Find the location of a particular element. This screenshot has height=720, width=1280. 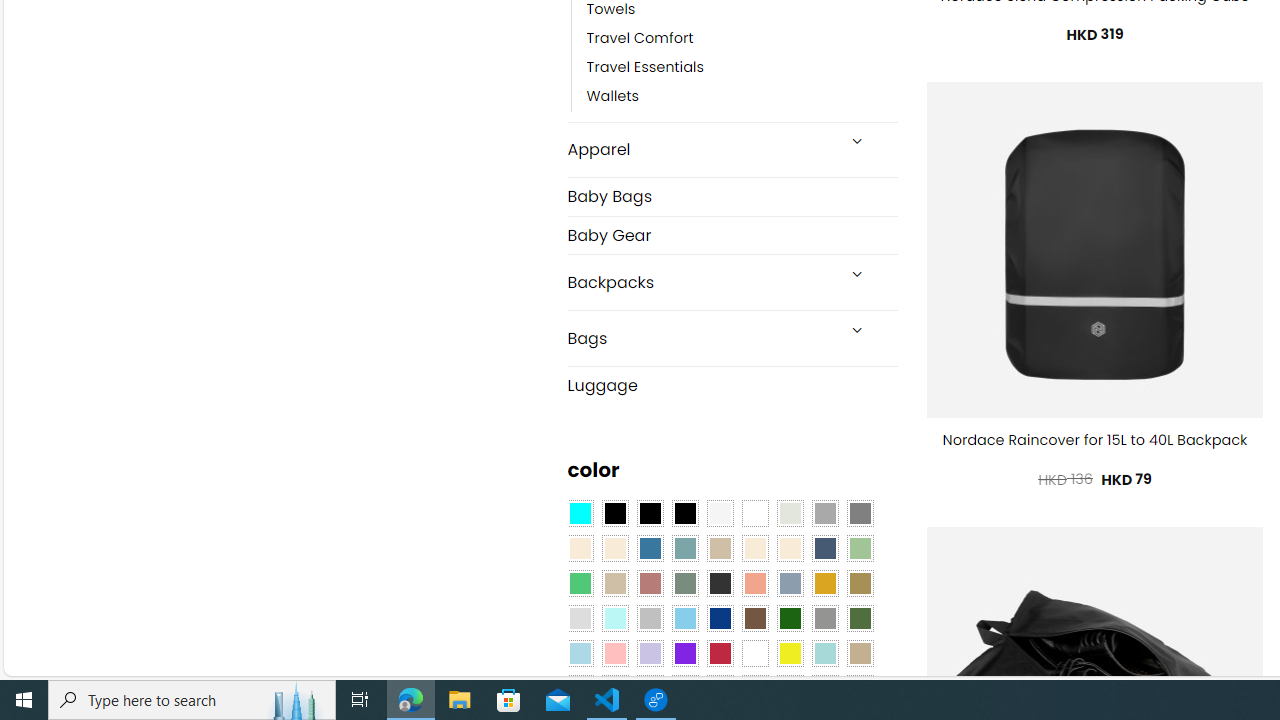

'Cream' is located at coordinates (788, 549).